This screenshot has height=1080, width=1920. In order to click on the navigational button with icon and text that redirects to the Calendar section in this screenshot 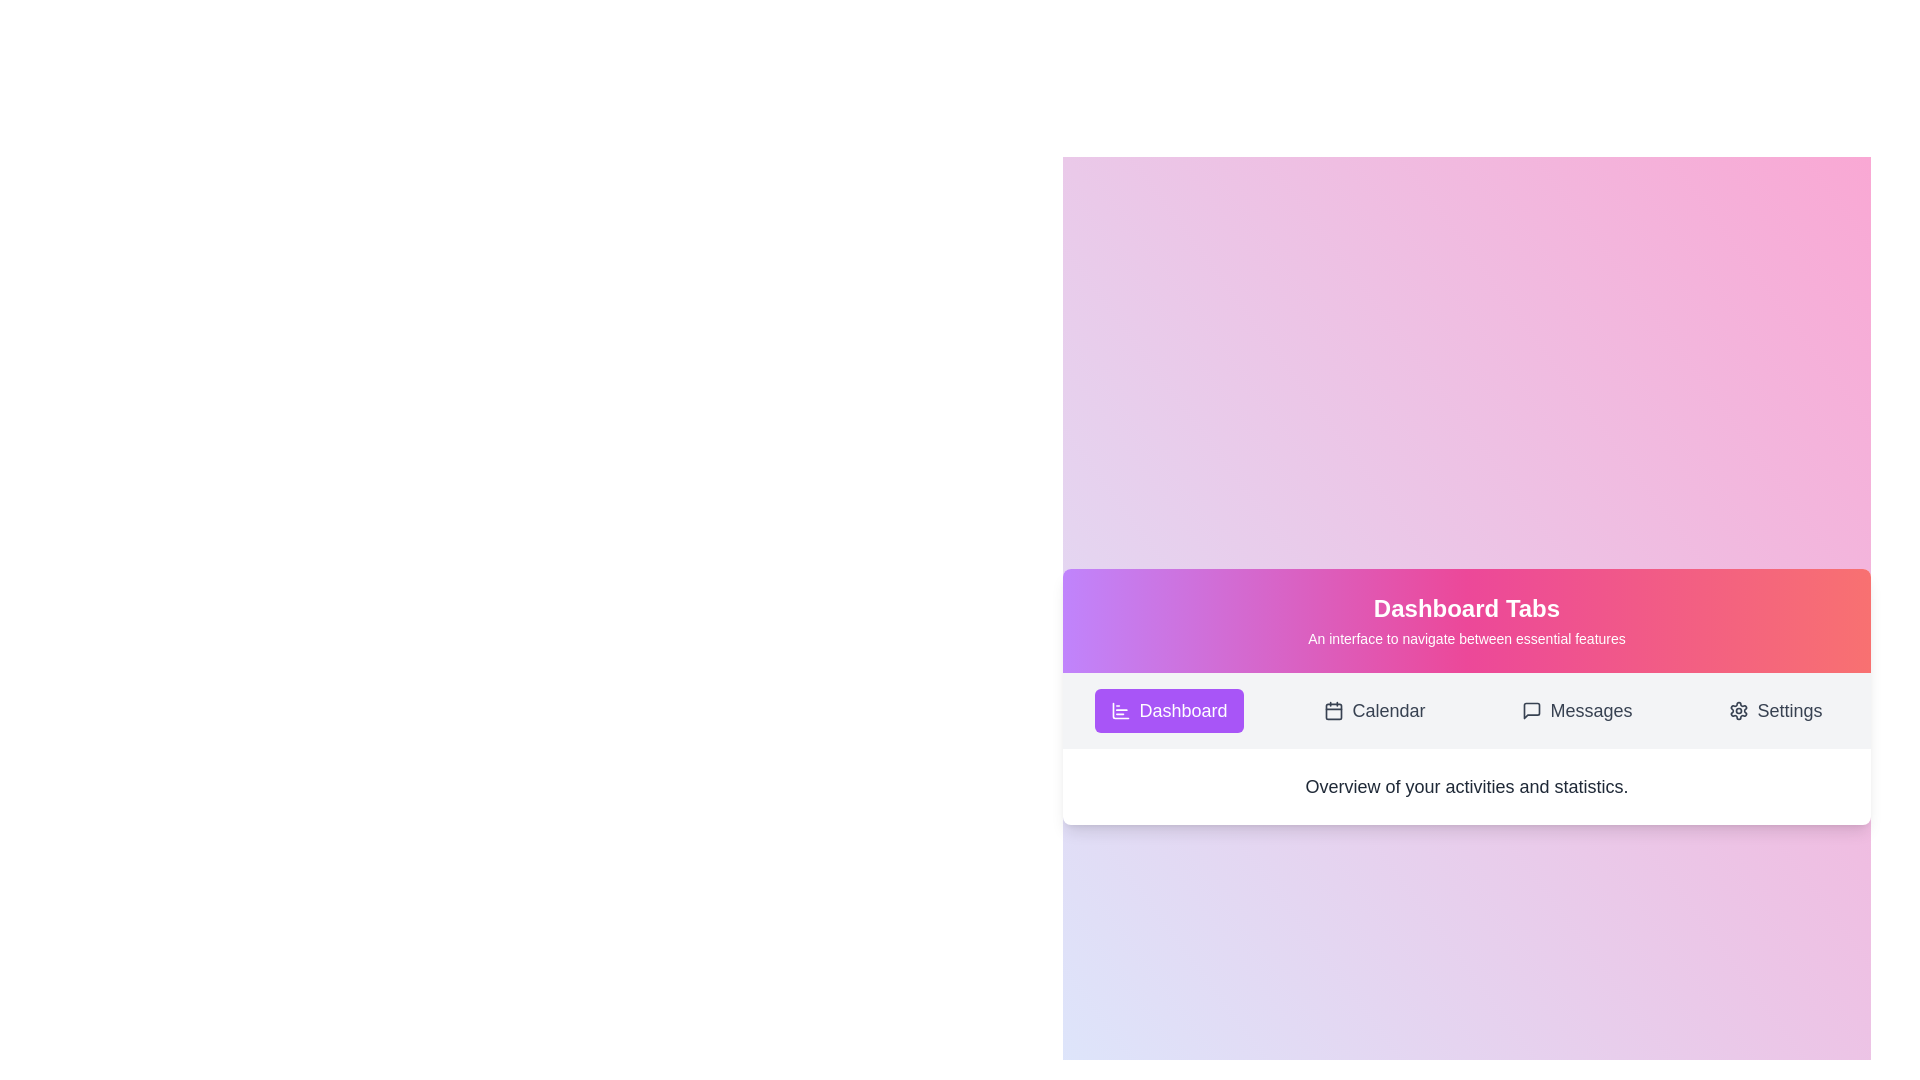, I will do `click(1373, 709)`.